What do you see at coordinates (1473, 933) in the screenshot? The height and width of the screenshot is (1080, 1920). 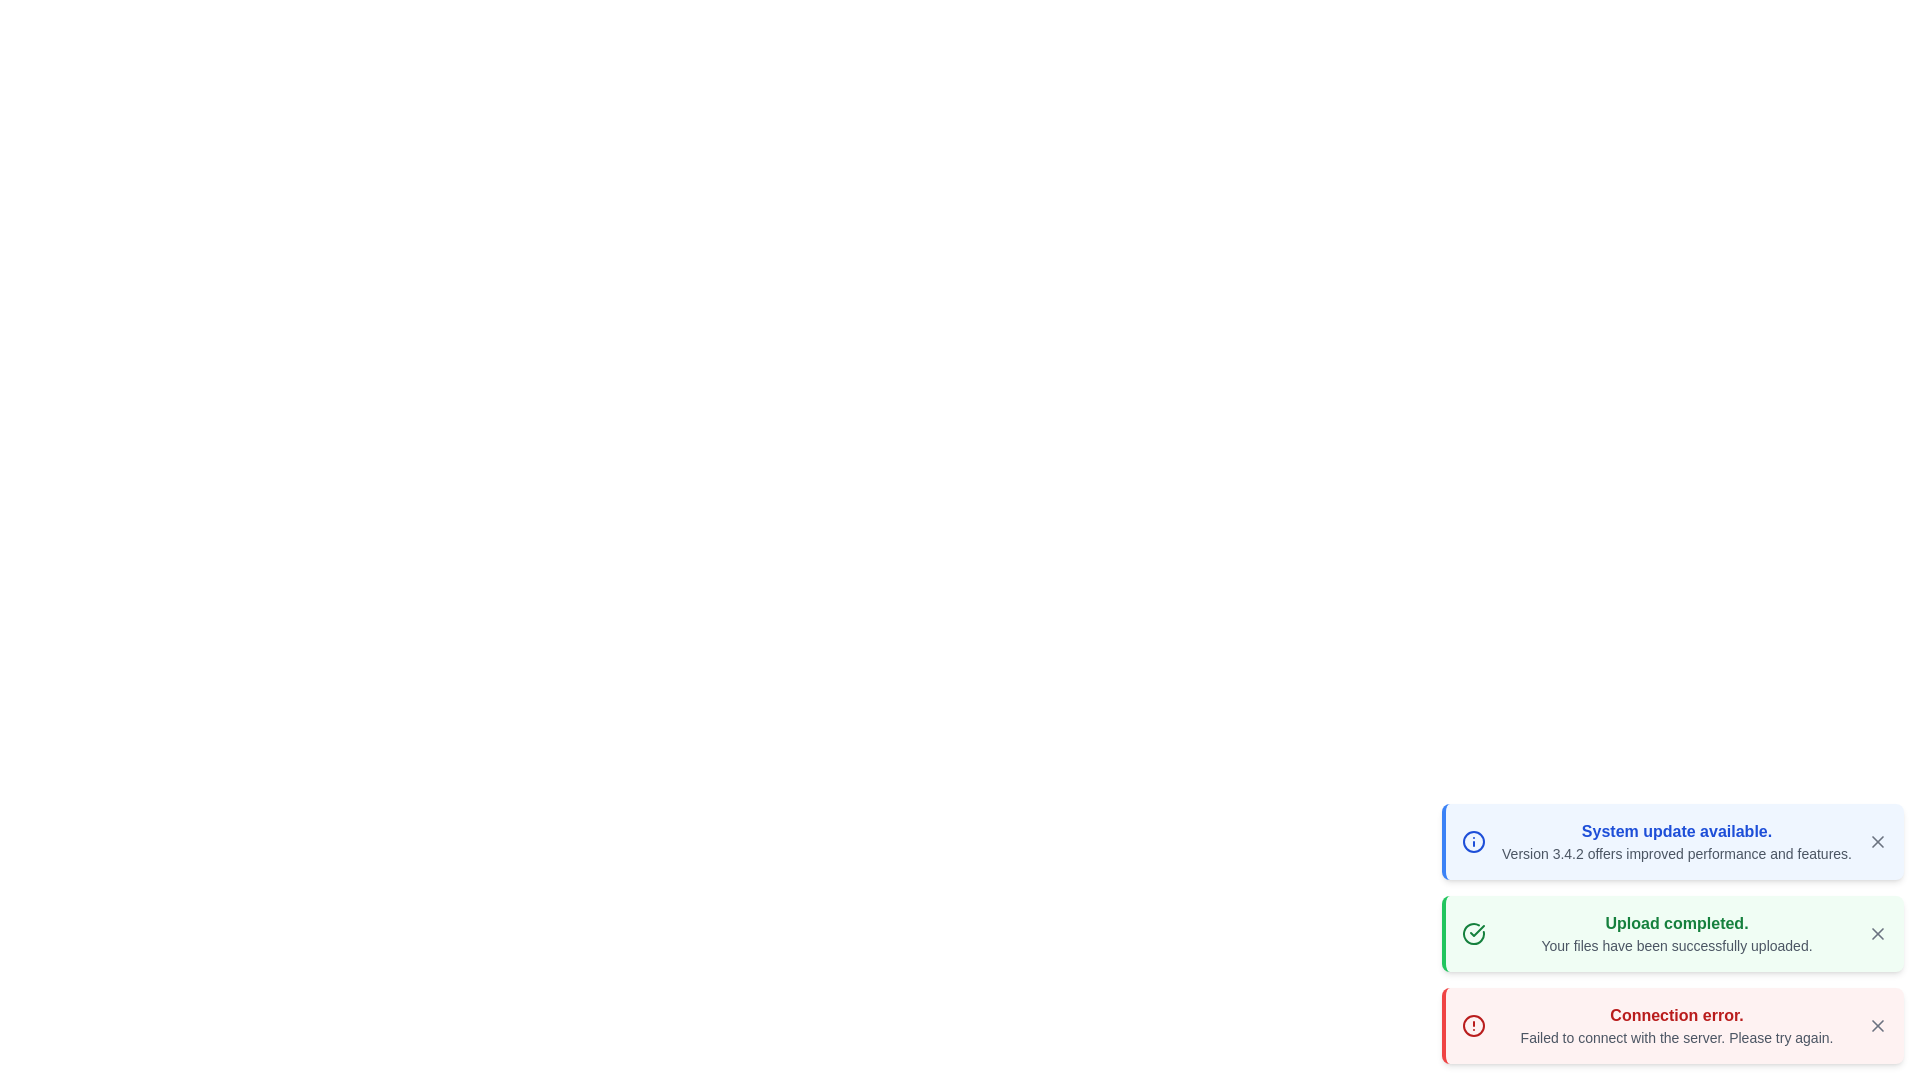 I see `the icon representing the message type success` at bounding box center [1473, 933].